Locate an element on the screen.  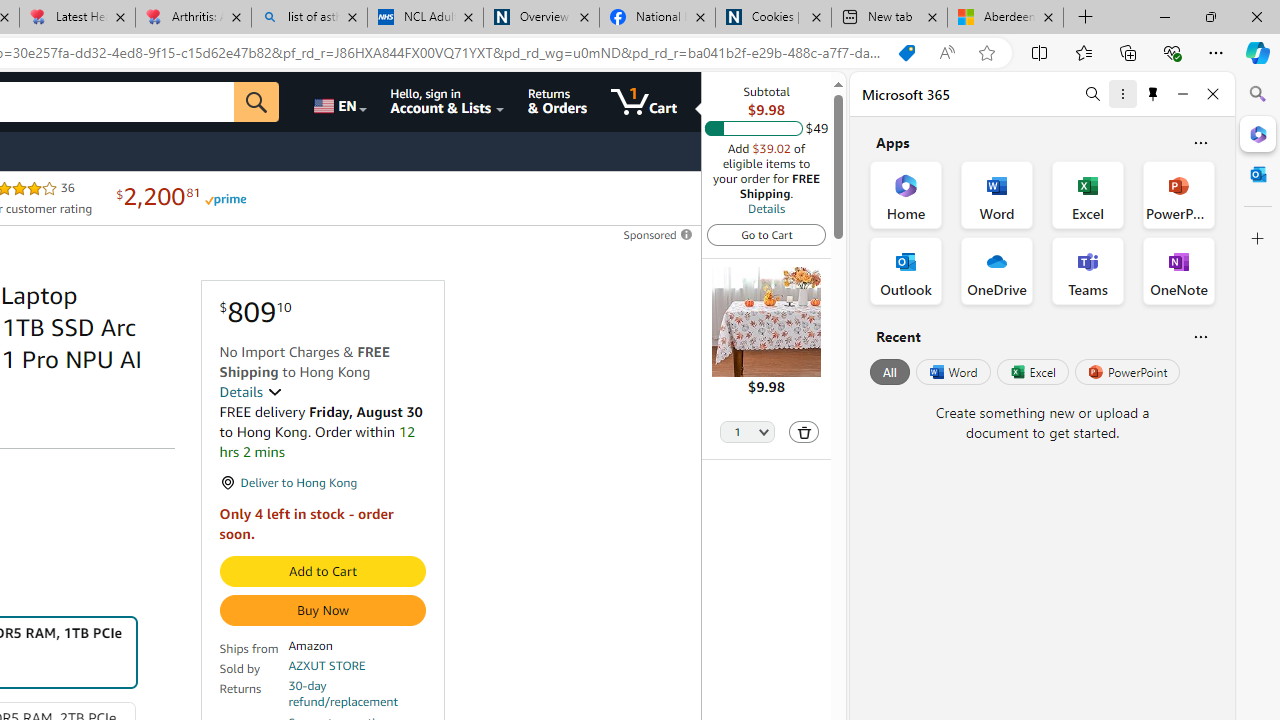
'Cookies | About | NICE' is located at coordinates (772, 17).